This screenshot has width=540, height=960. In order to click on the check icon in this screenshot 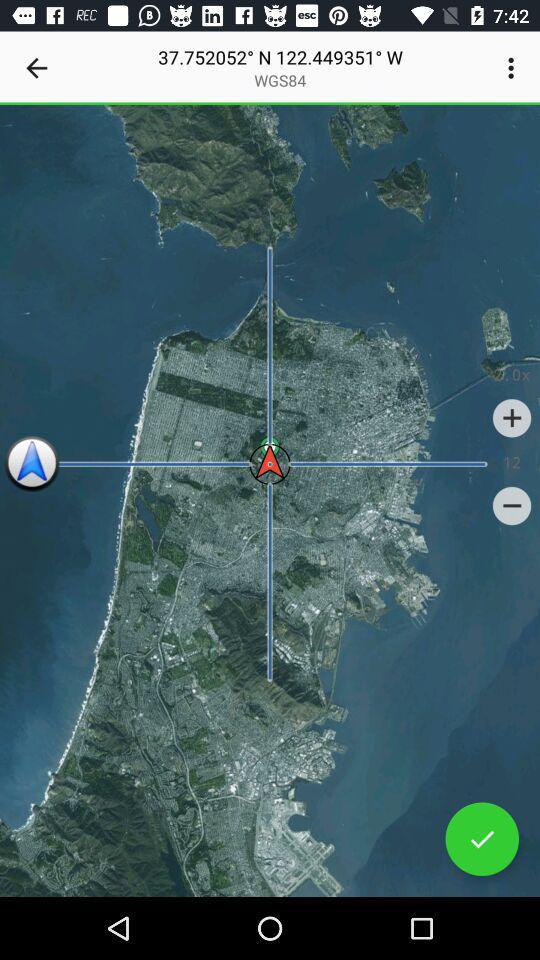, I will do `click(481, 839)`.